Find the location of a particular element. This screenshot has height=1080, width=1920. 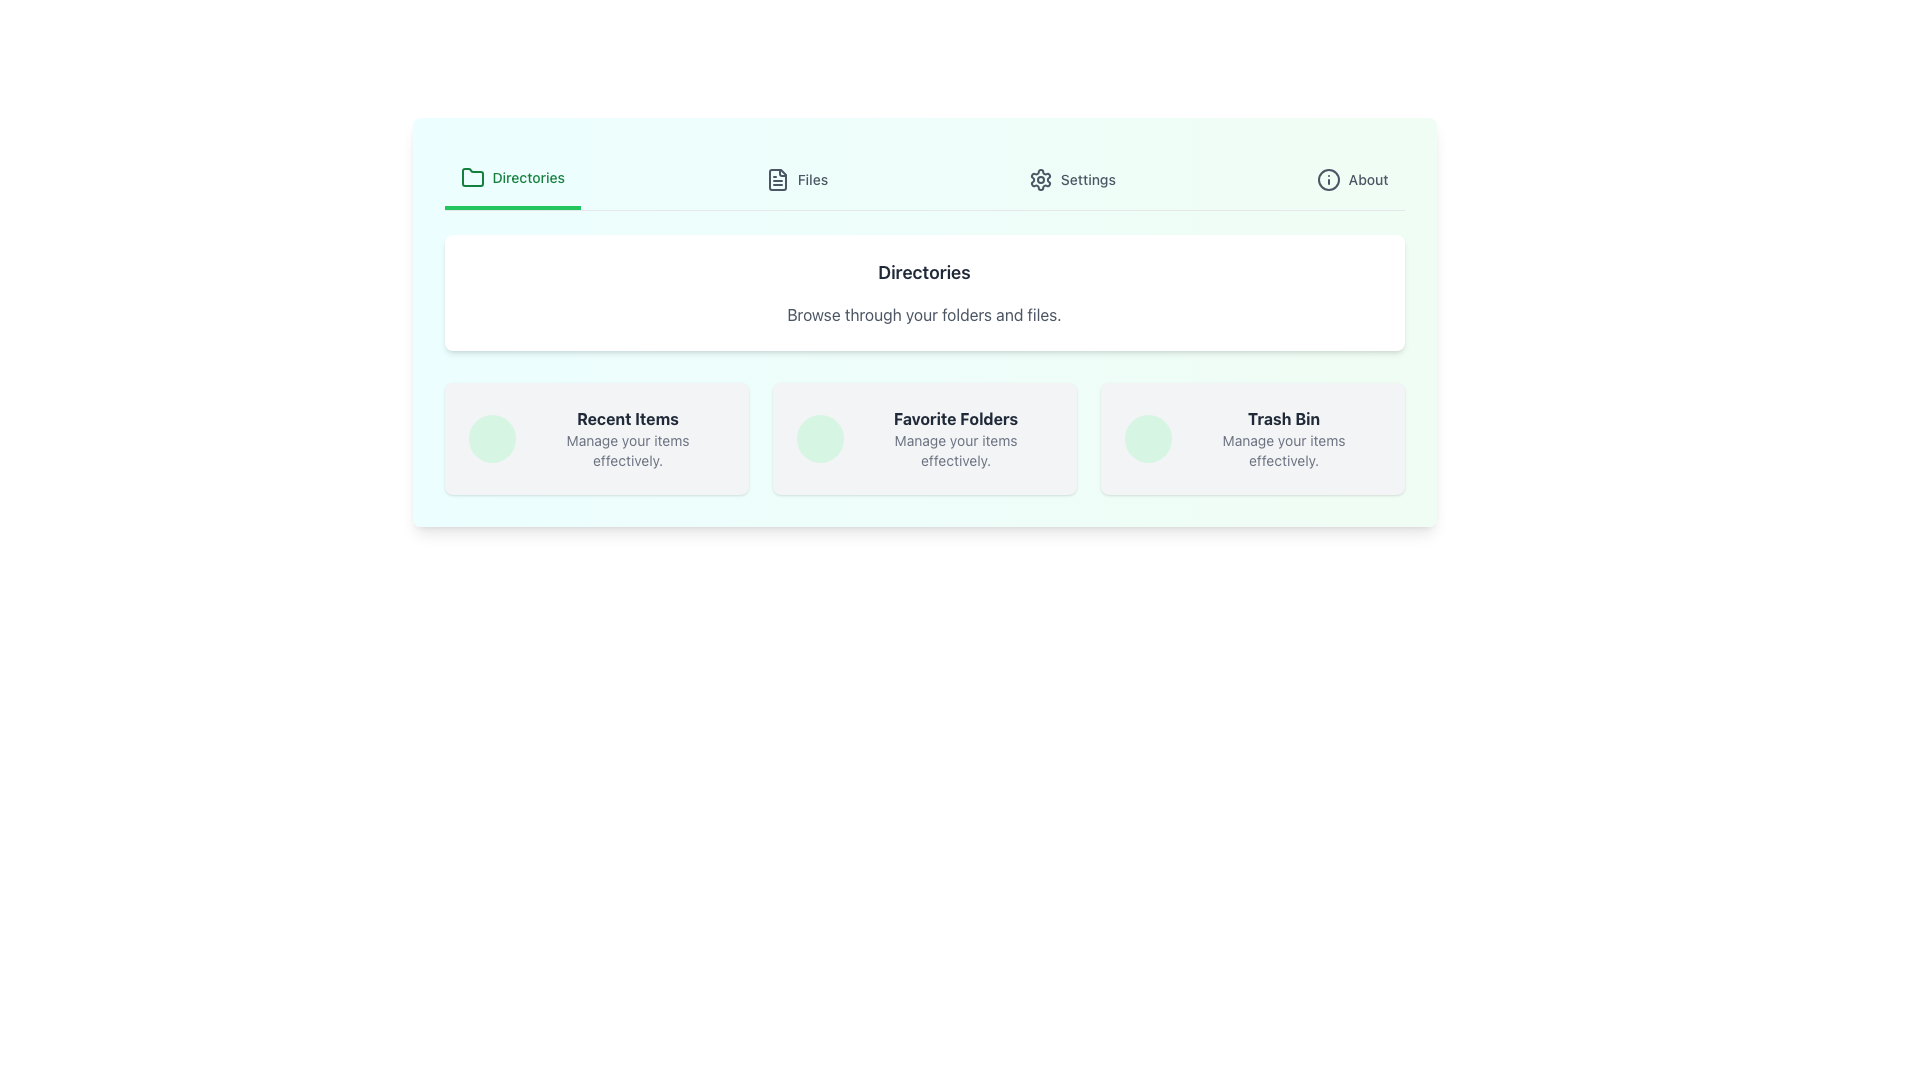

the descriptive subtitle text element located below the 'Recent Items' title, which clarifies the purpose of that section is located at coordinates (627, 451).